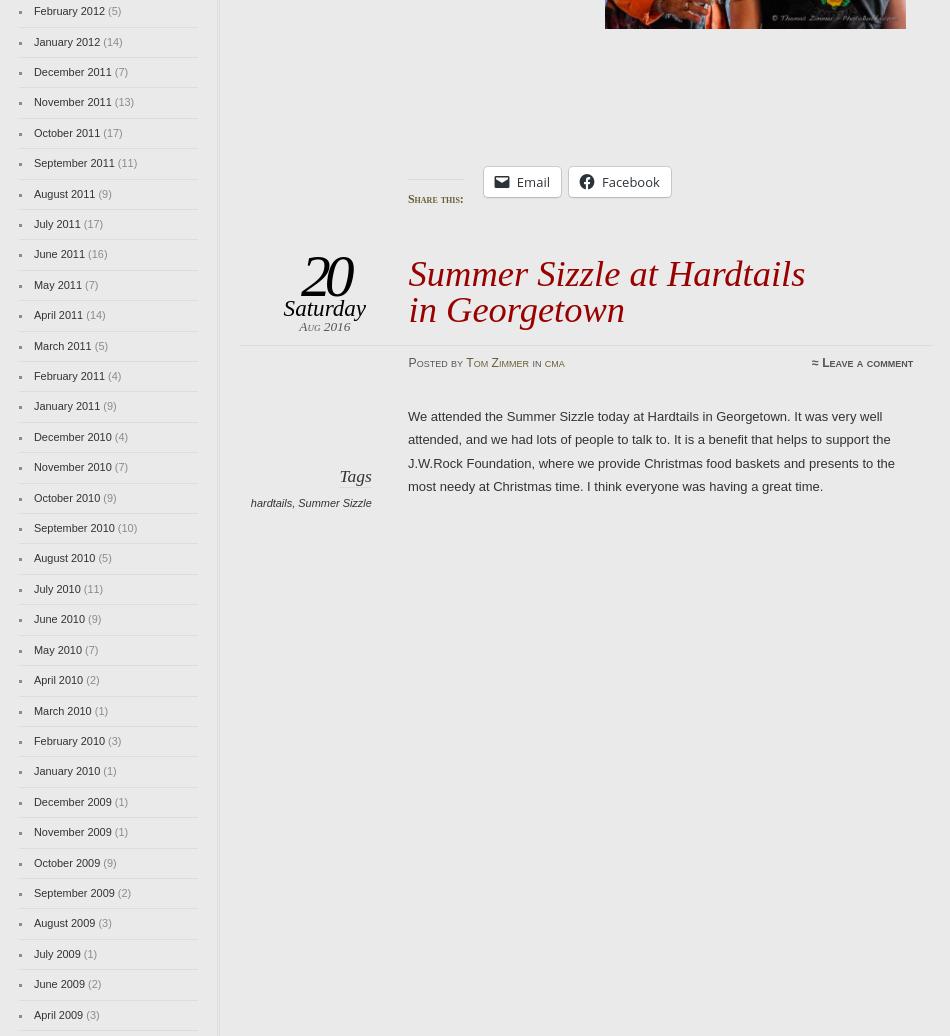 This screenshot has width=950, height=1036. Describe the element at coordinates (125, 528) in the screenshot. I see `'(10)'` at that location.